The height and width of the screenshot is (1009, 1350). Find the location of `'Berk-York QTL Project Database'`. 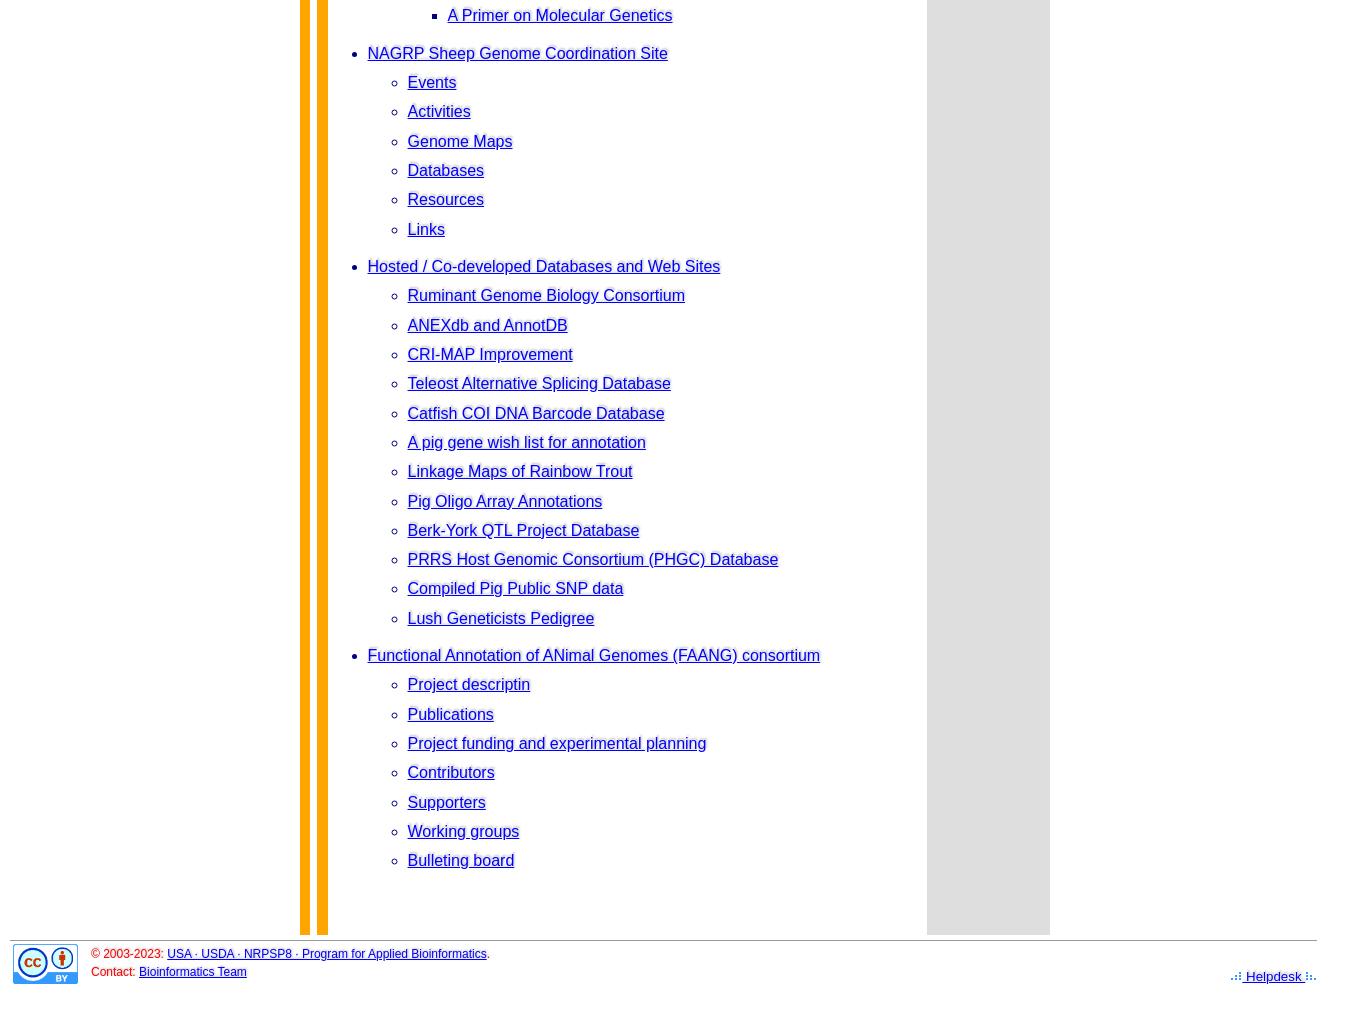

'Berk-York QTL Project Database' is located at coordinates (407, 529).